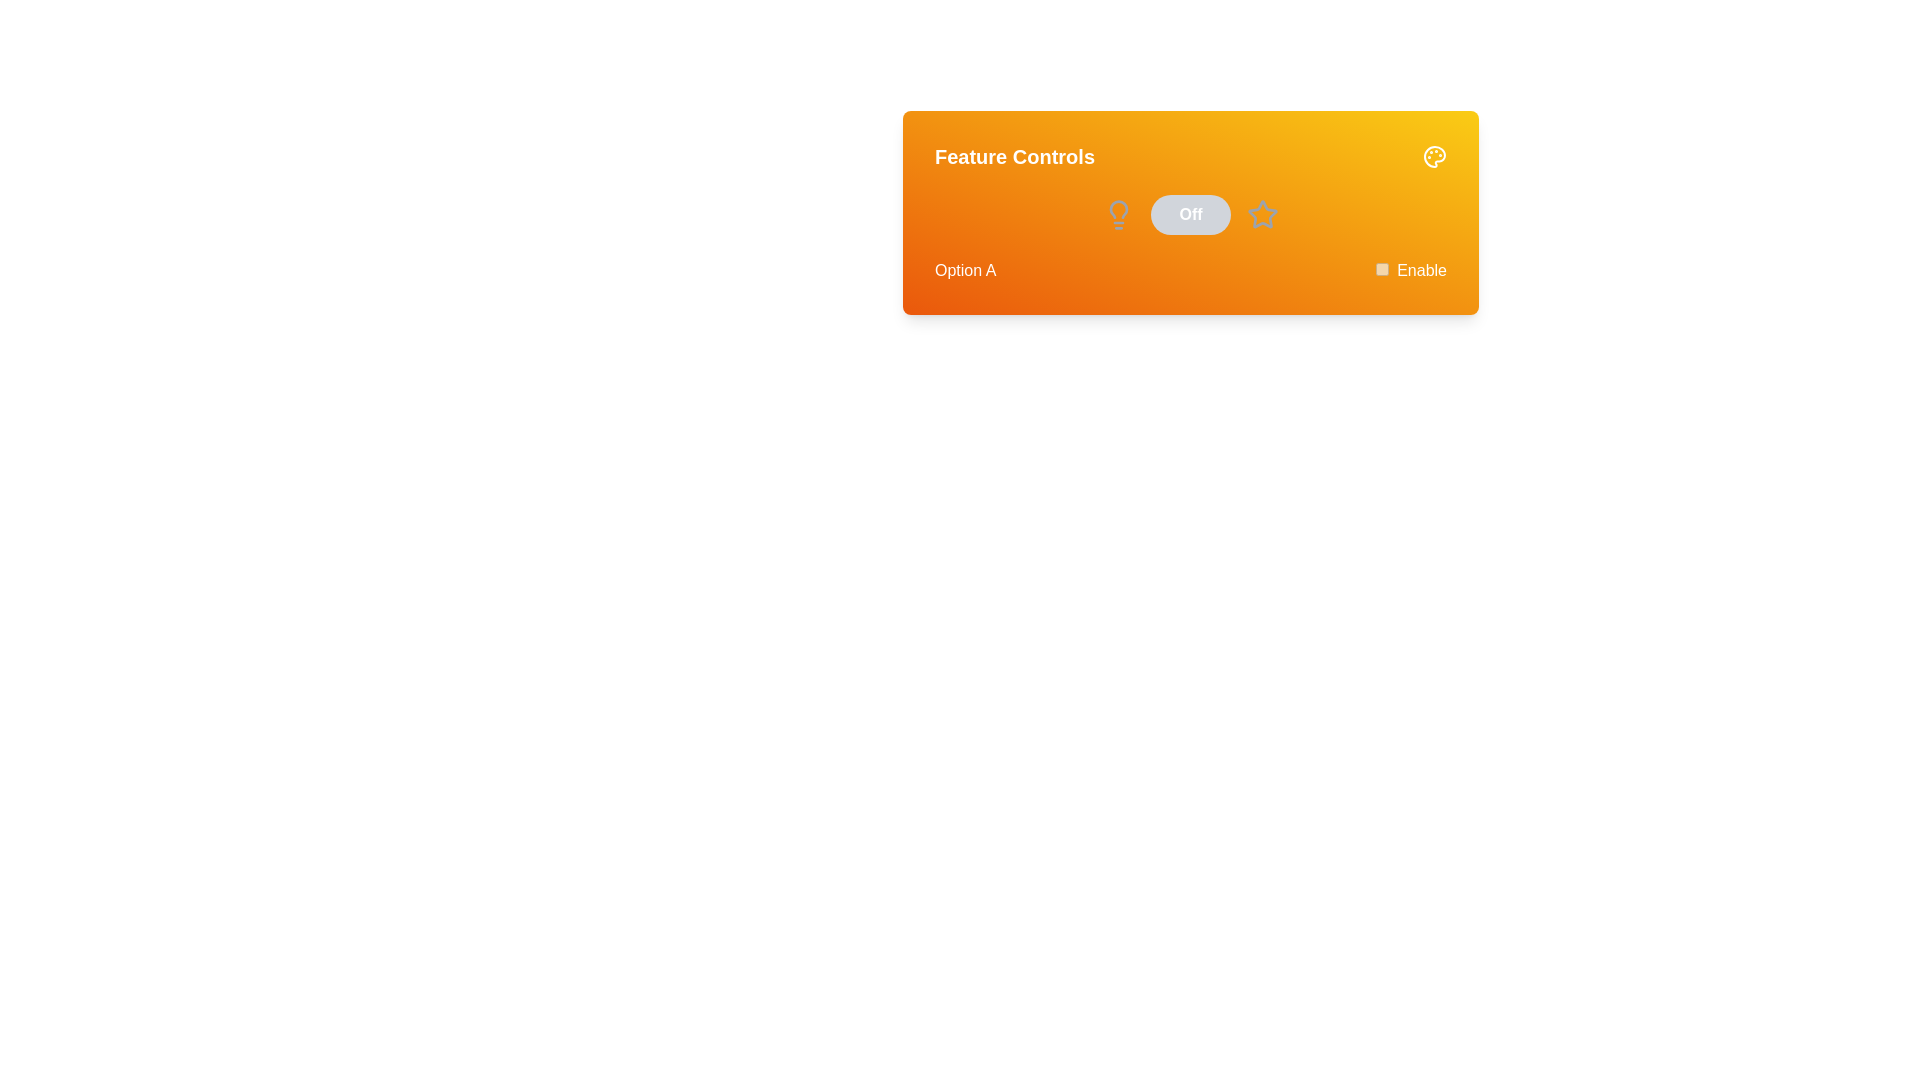 The image size is (1920, 1080). I want to click on the button labeled 'Off' with a gray background, so click(1190, 215).